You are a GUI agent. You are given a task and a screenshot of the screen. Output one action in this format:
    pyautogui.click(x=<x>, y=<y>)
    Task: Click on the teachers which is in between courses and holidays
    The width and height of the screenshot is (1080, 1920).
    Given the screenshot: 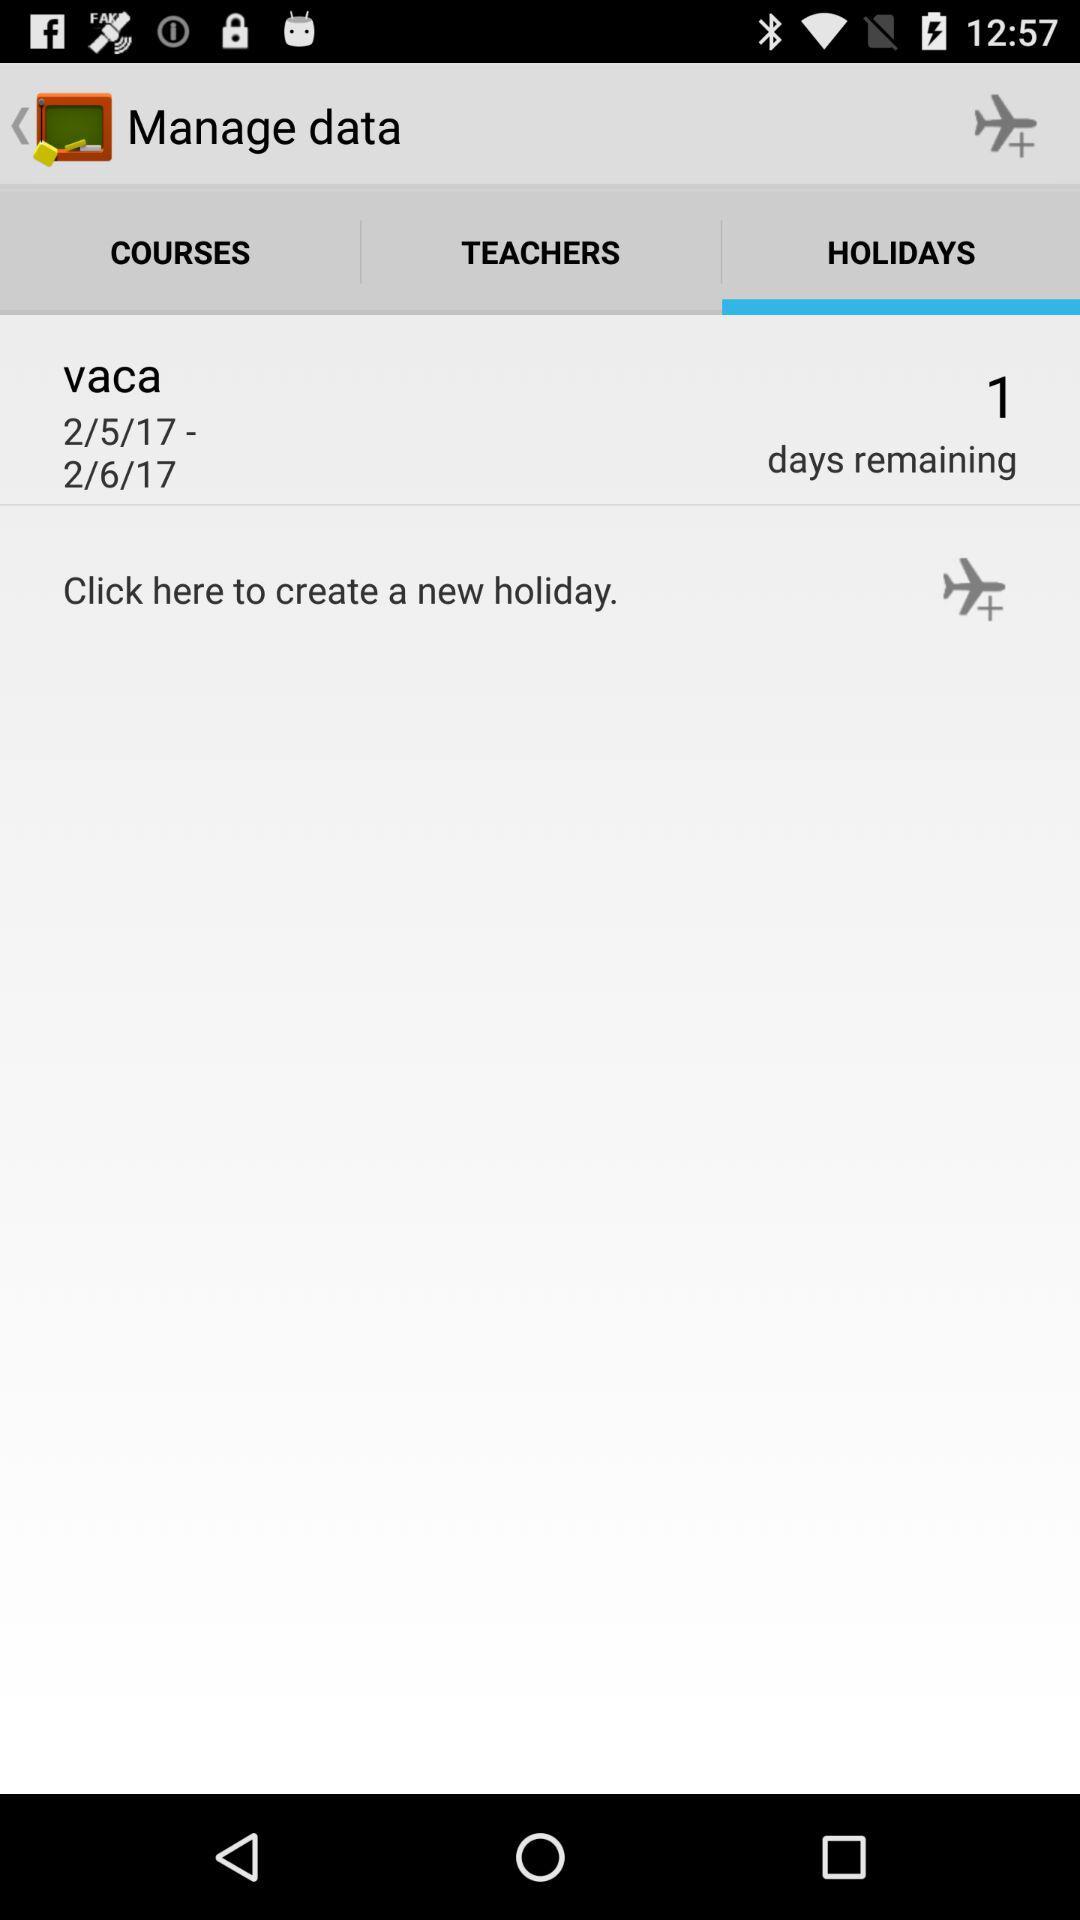 What is the action you would take?
    pyautogui.click(x=541, y=251)
    